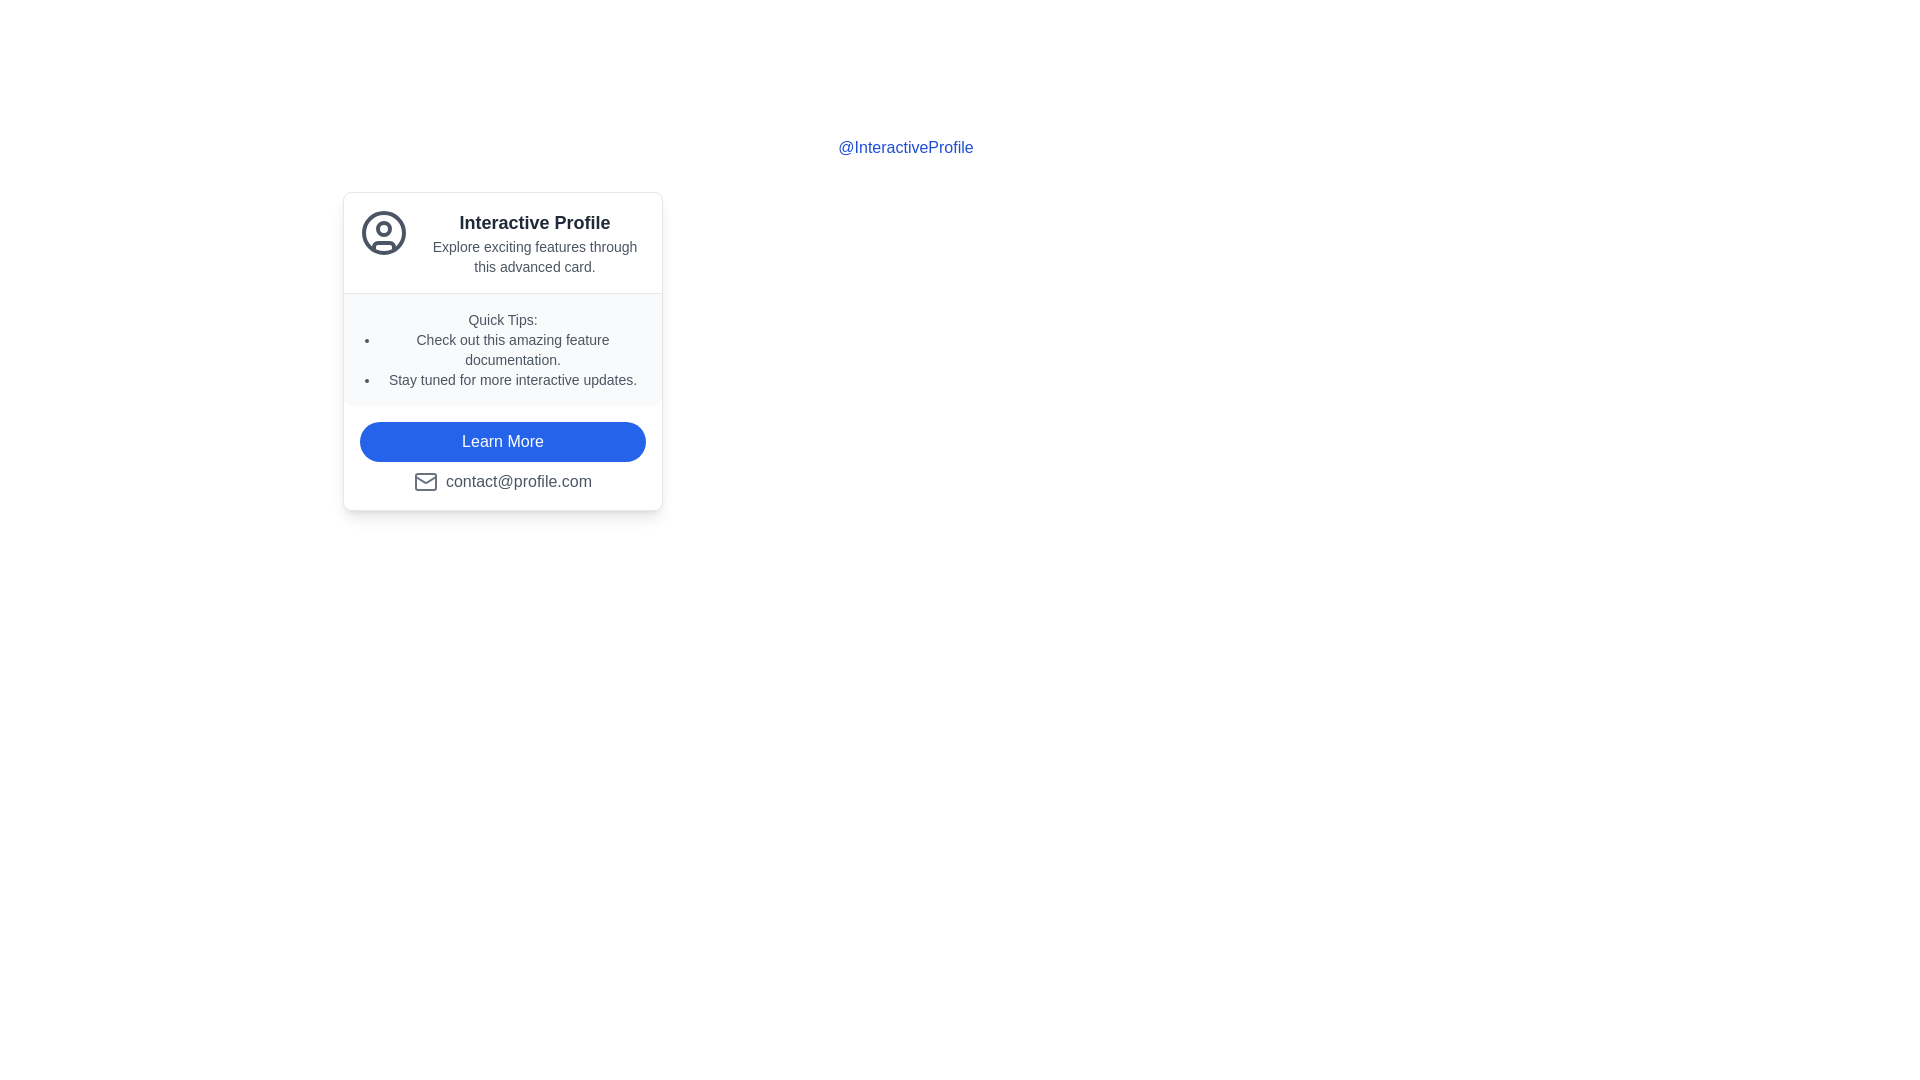  What do you see at coordinates (424, 482) in the screenshot?
I see `the mail icon representing the email contact method 'contact@profile.com' located in the lower portion of the card layout` at bounding box center [424, 482].